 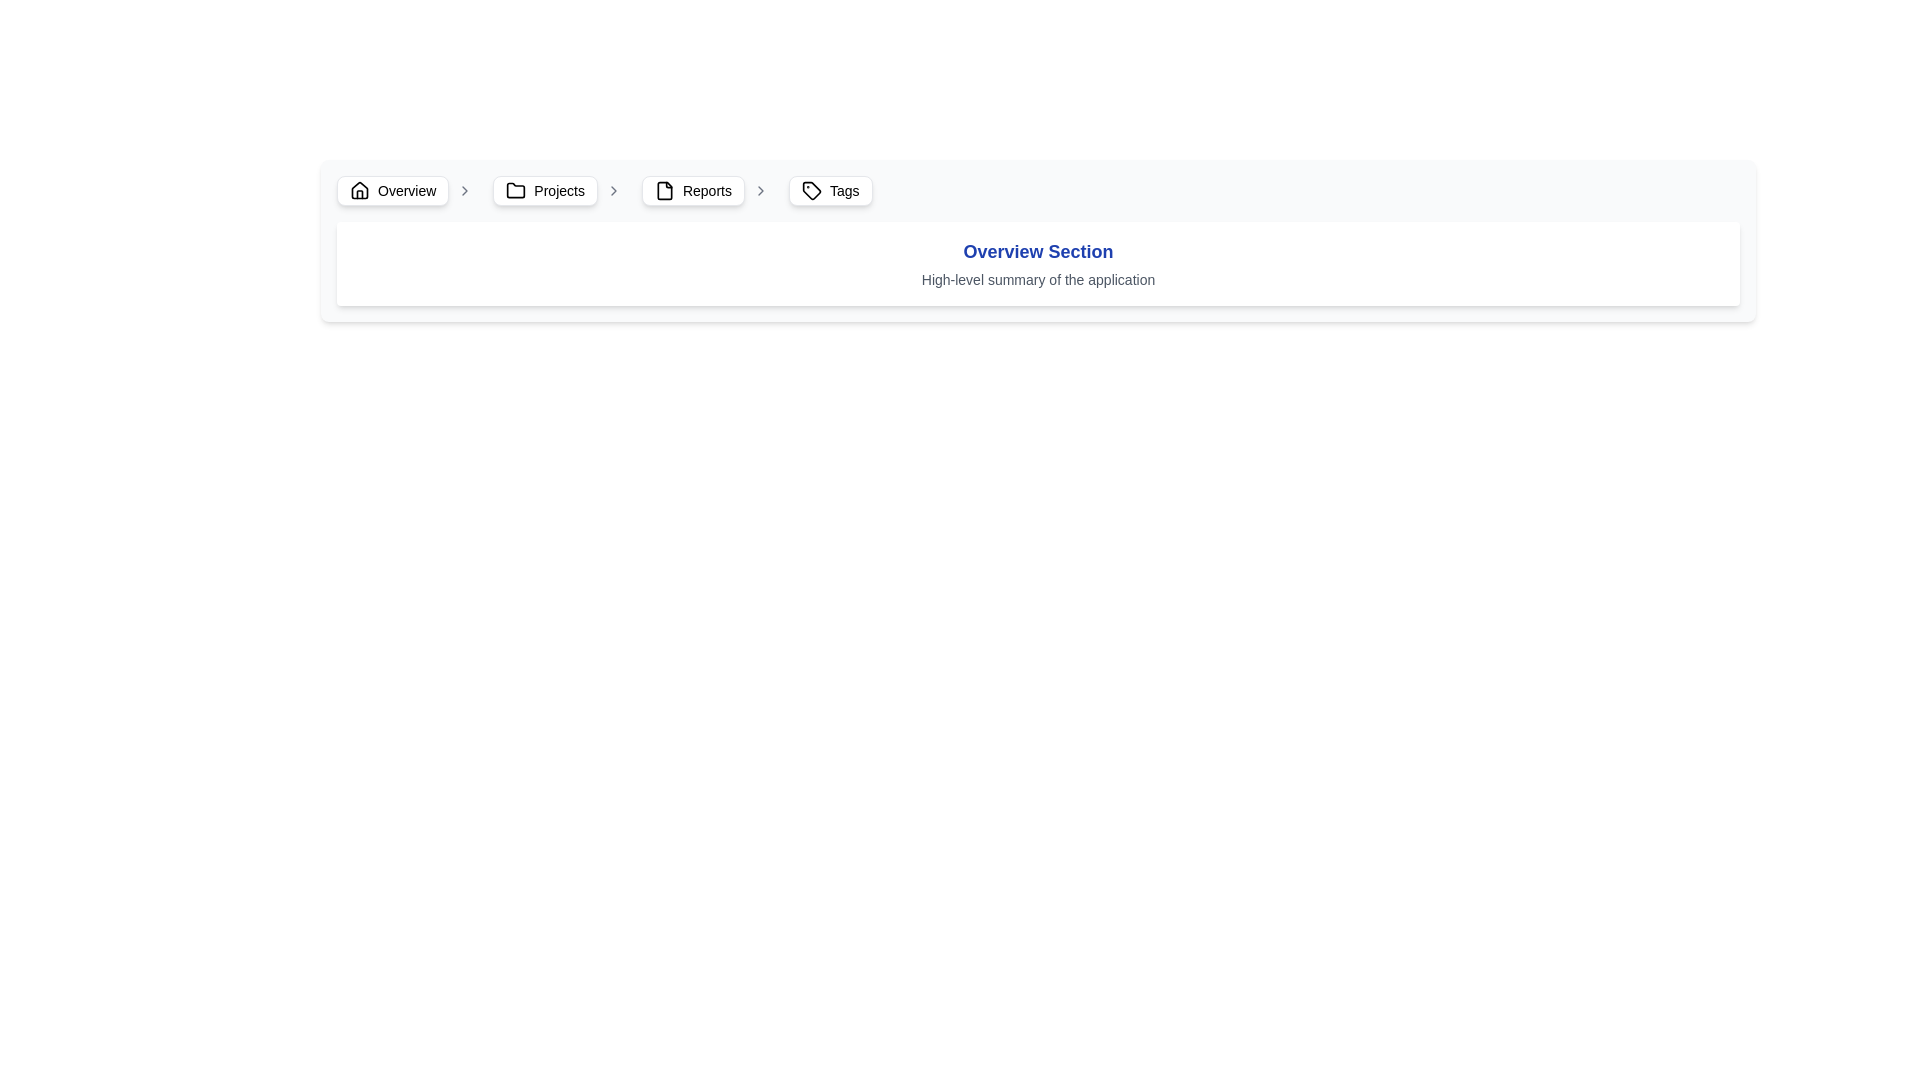 What do you see at coordinates (707, 191) in the screenshot?
I see `text content of the 'Reports' label, which is the fourth item in the breadcrumb navigation bar` at bounding box center [707, 191].